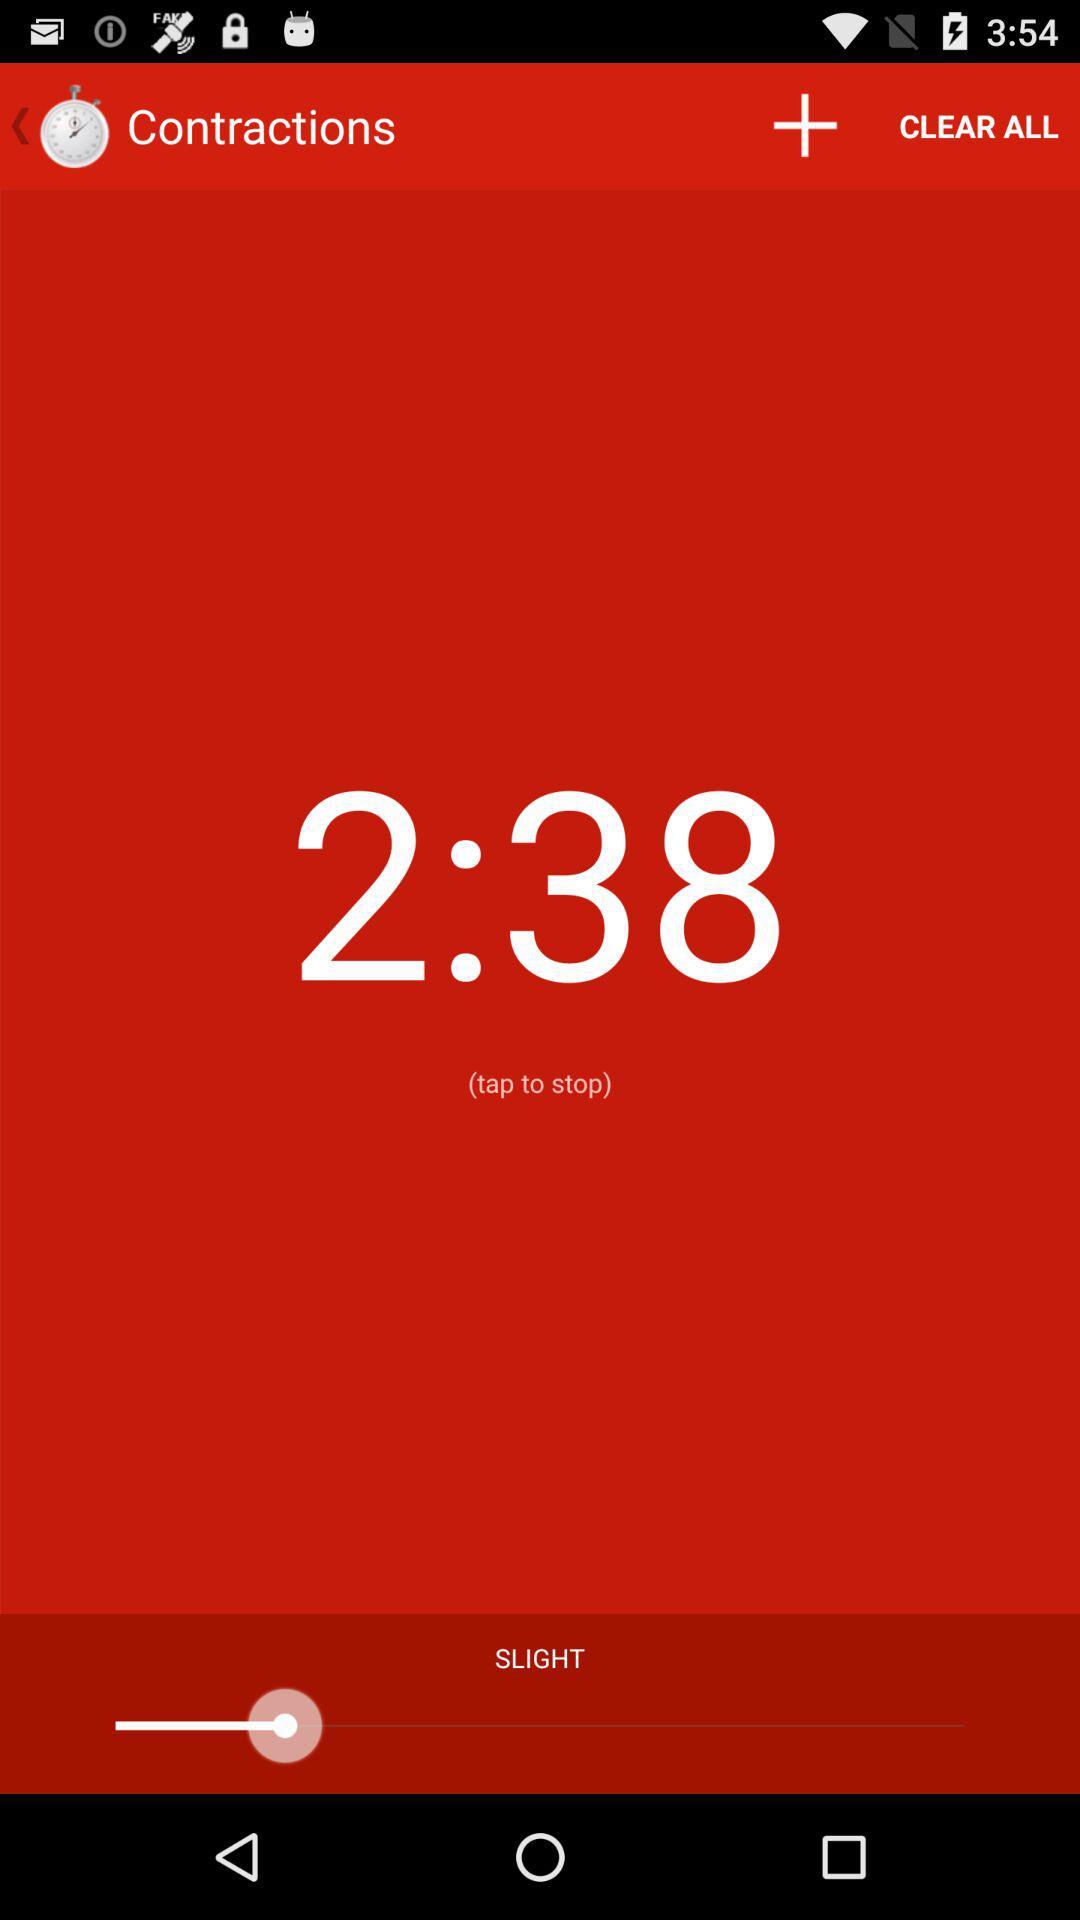  Describe the element at coordinates (803, 124) in the screenshot. I see `icon to the right of contractions item` at that location.